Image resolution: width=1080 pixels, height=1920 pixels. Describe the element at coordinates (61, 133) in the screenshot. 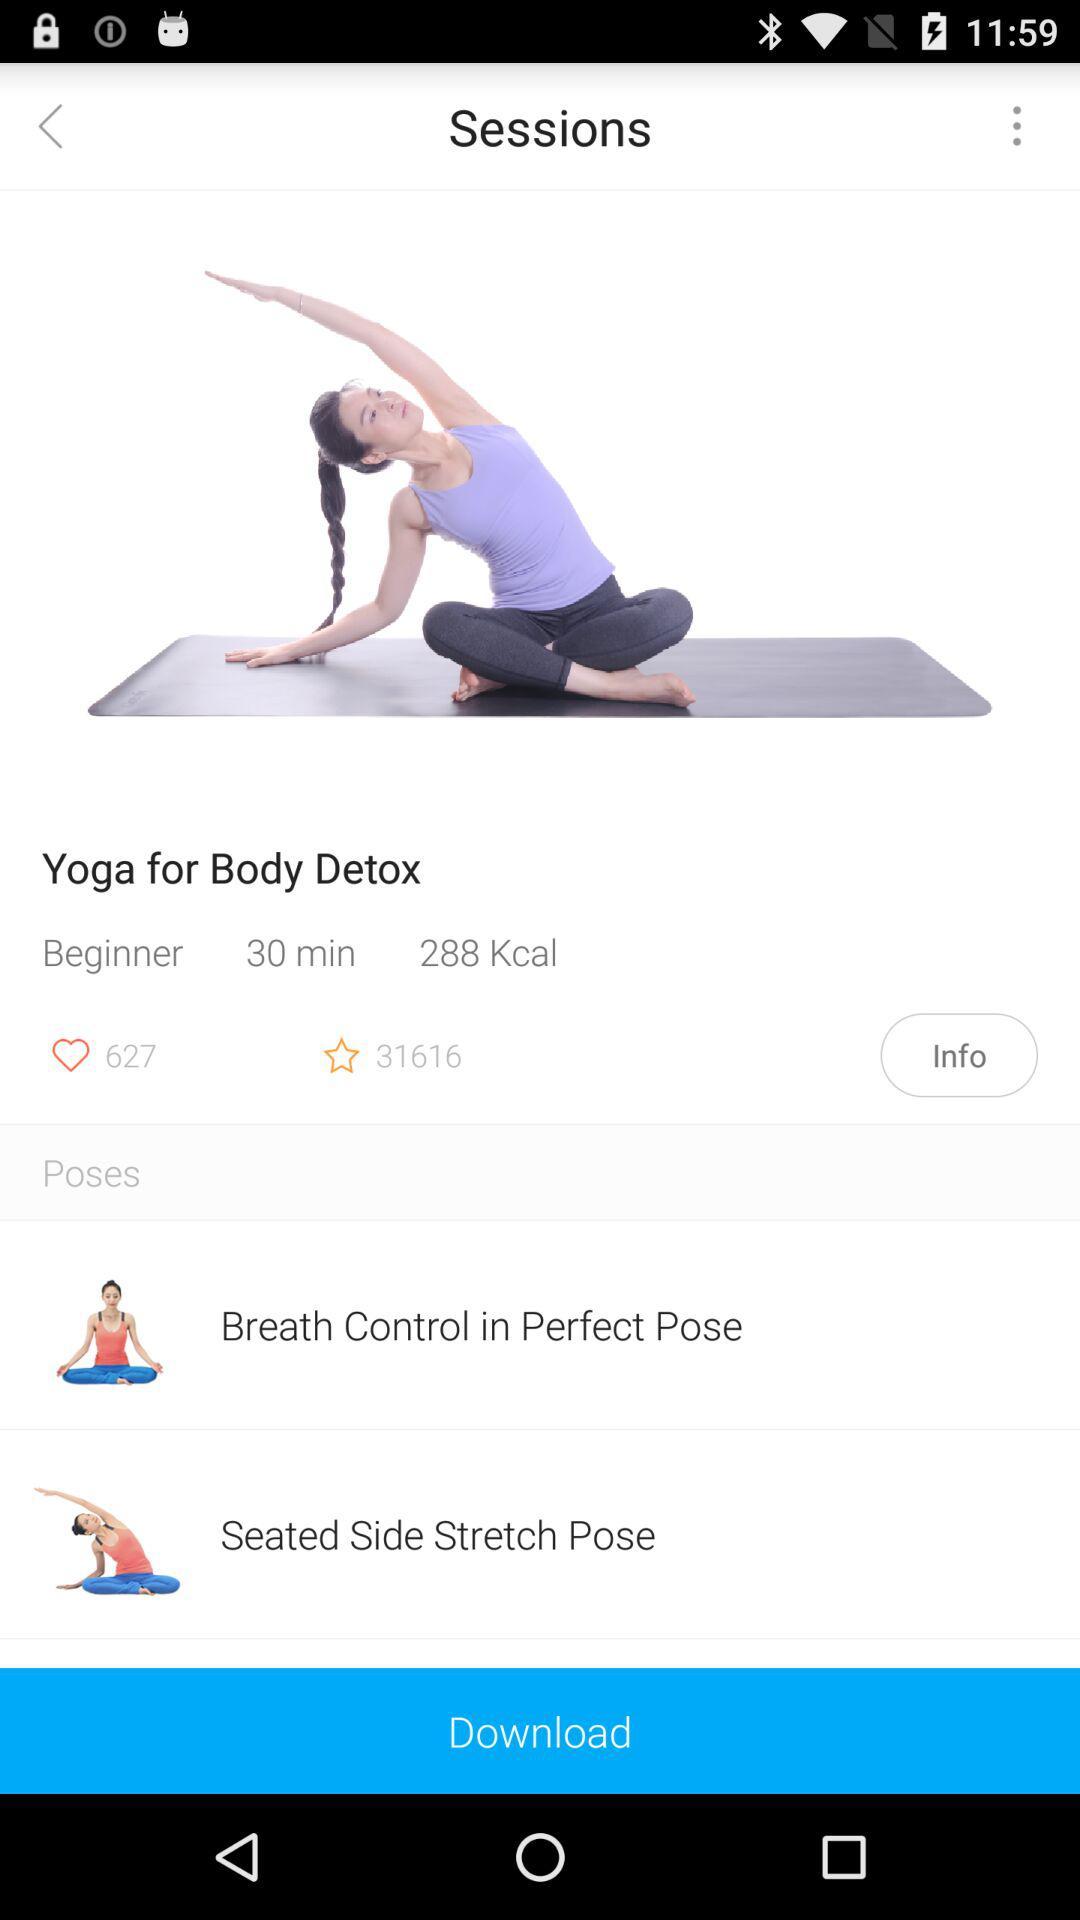

I see `the arrow_backward icon` at that location.